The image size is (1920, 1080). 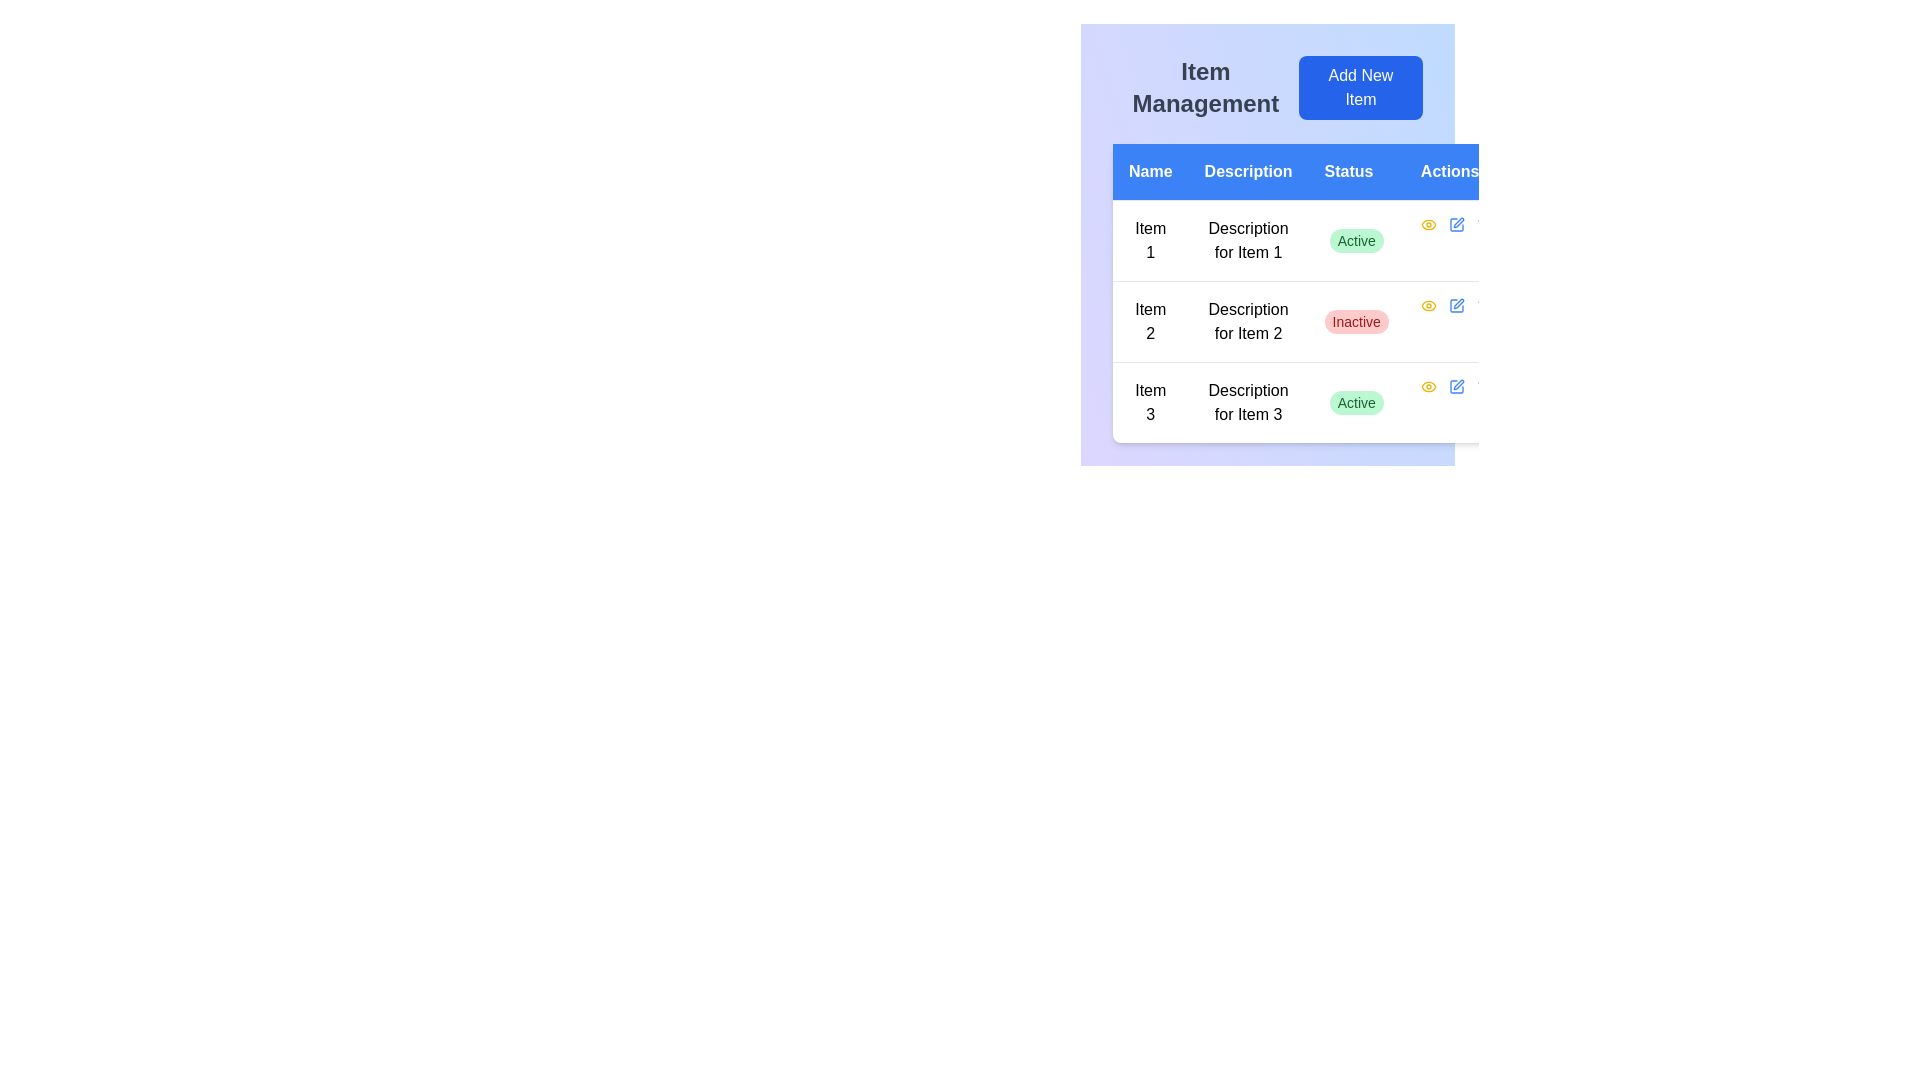 I want to click on the 'Active' status indicator badge, which is a small, rounded rectangular badge with bold green text on a light green background, located in the 'Status' column next to the action icons for 'Item 3', so click(x=1356, y=402).